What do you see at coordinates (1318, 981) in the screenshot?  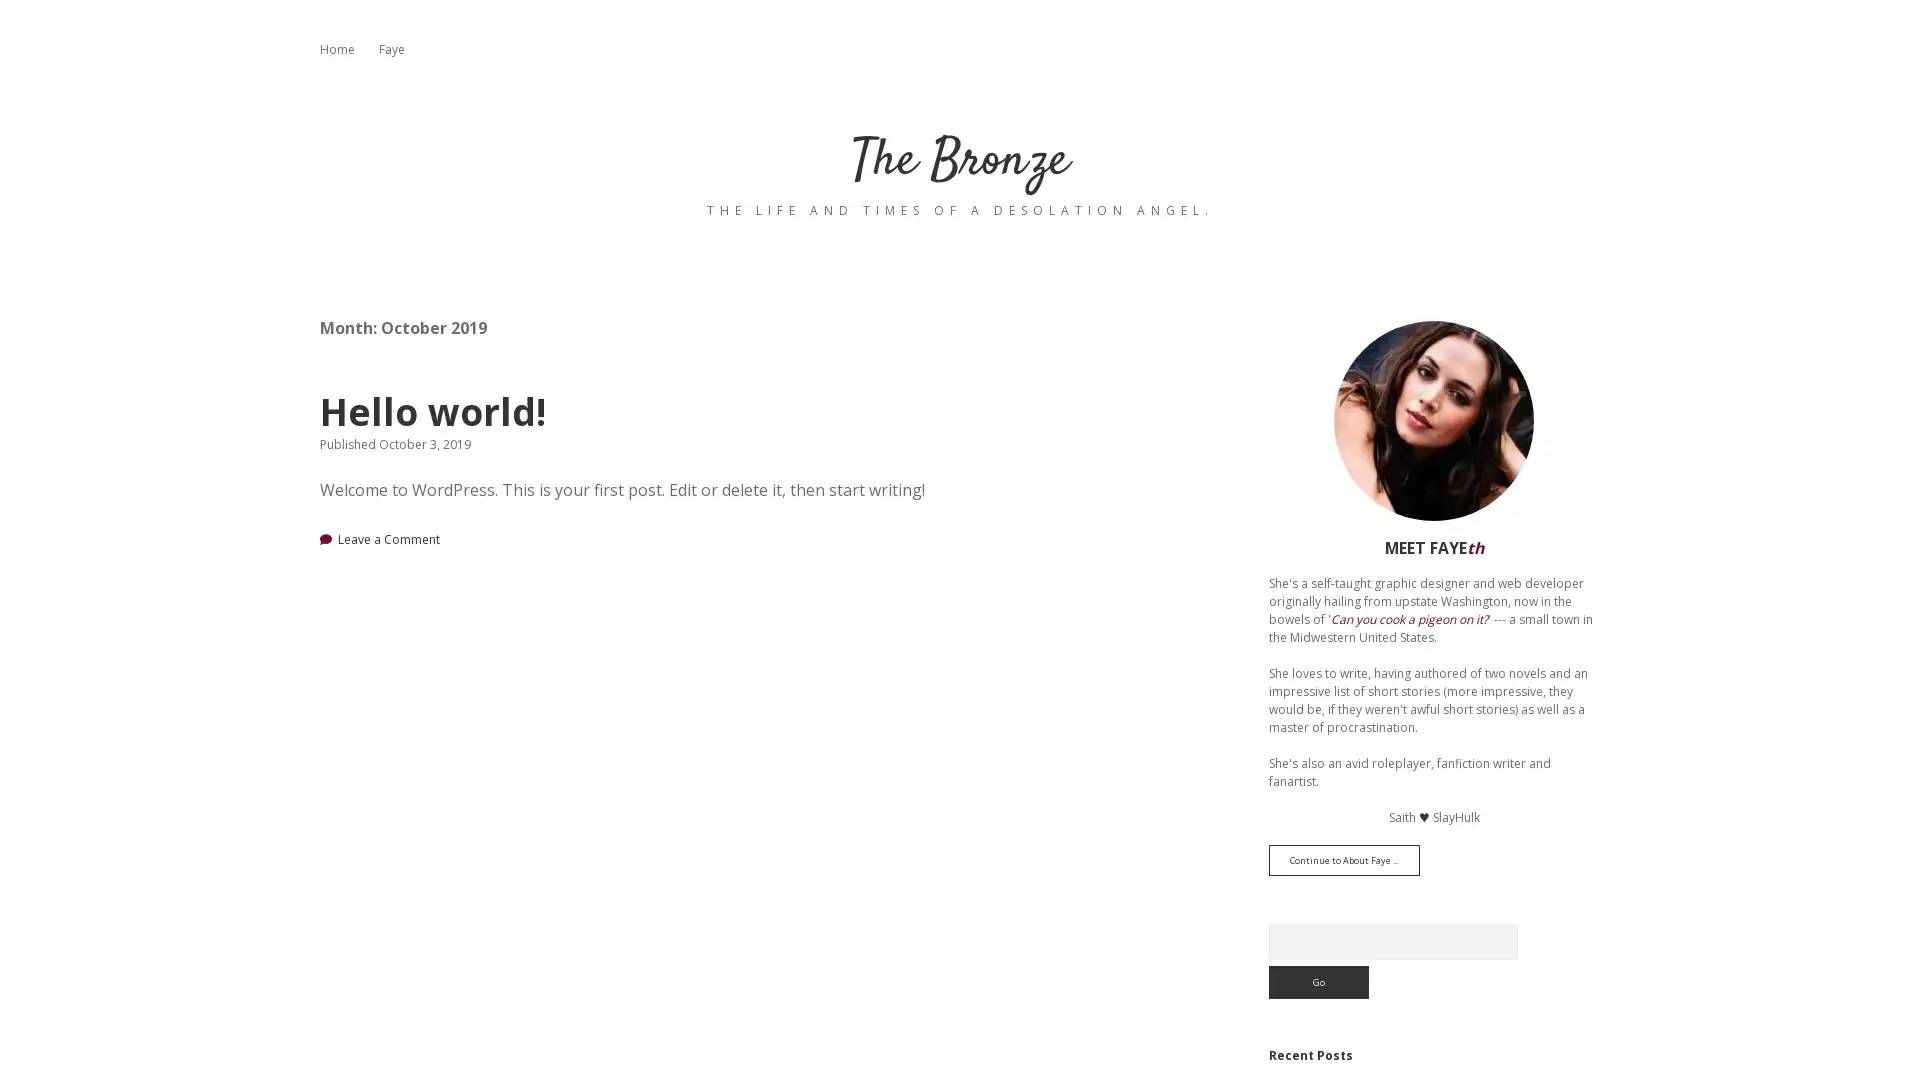 I see `Go` at bounding box center [1318, 981].